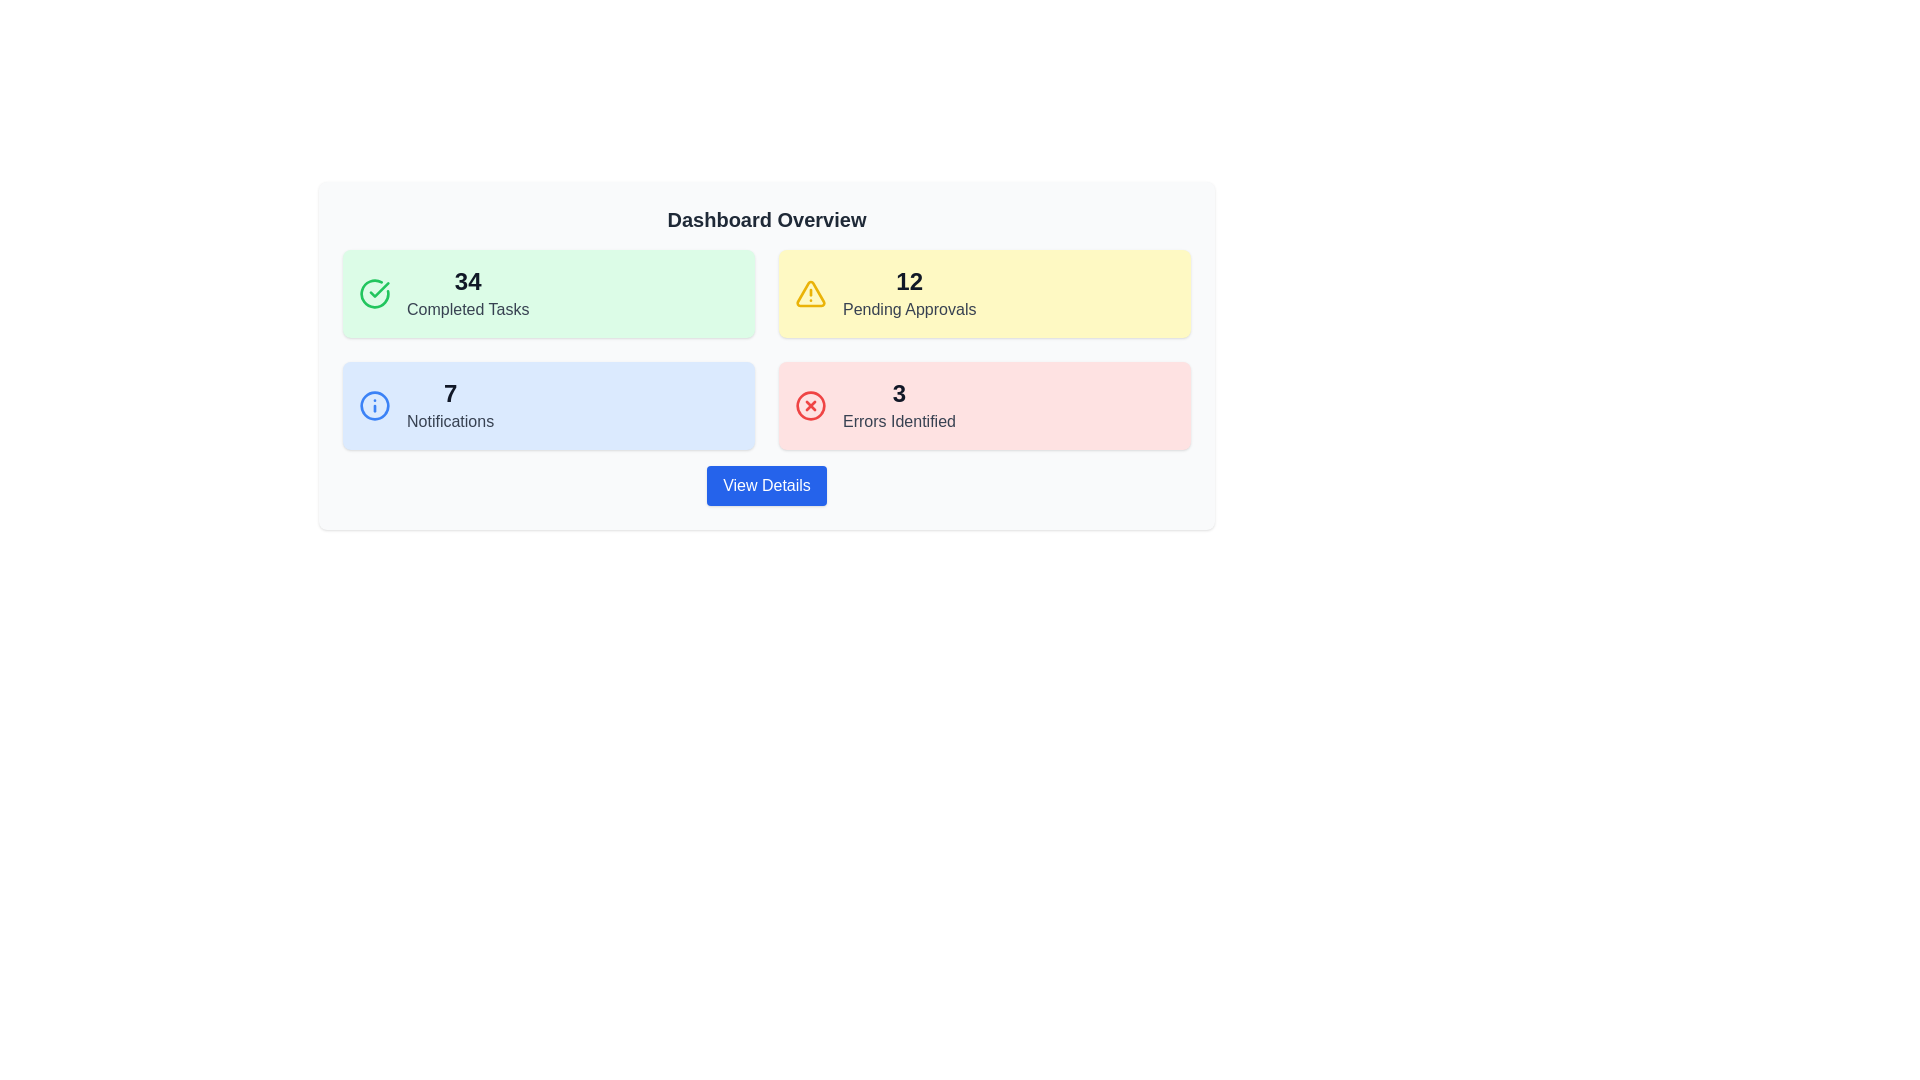  Describe the element at coordinates (898, 405) in the screenshot. I see `information displayed in the informational text block located in the bottom-right section of the dashboard, which is inside a red rectangular card` at that location.